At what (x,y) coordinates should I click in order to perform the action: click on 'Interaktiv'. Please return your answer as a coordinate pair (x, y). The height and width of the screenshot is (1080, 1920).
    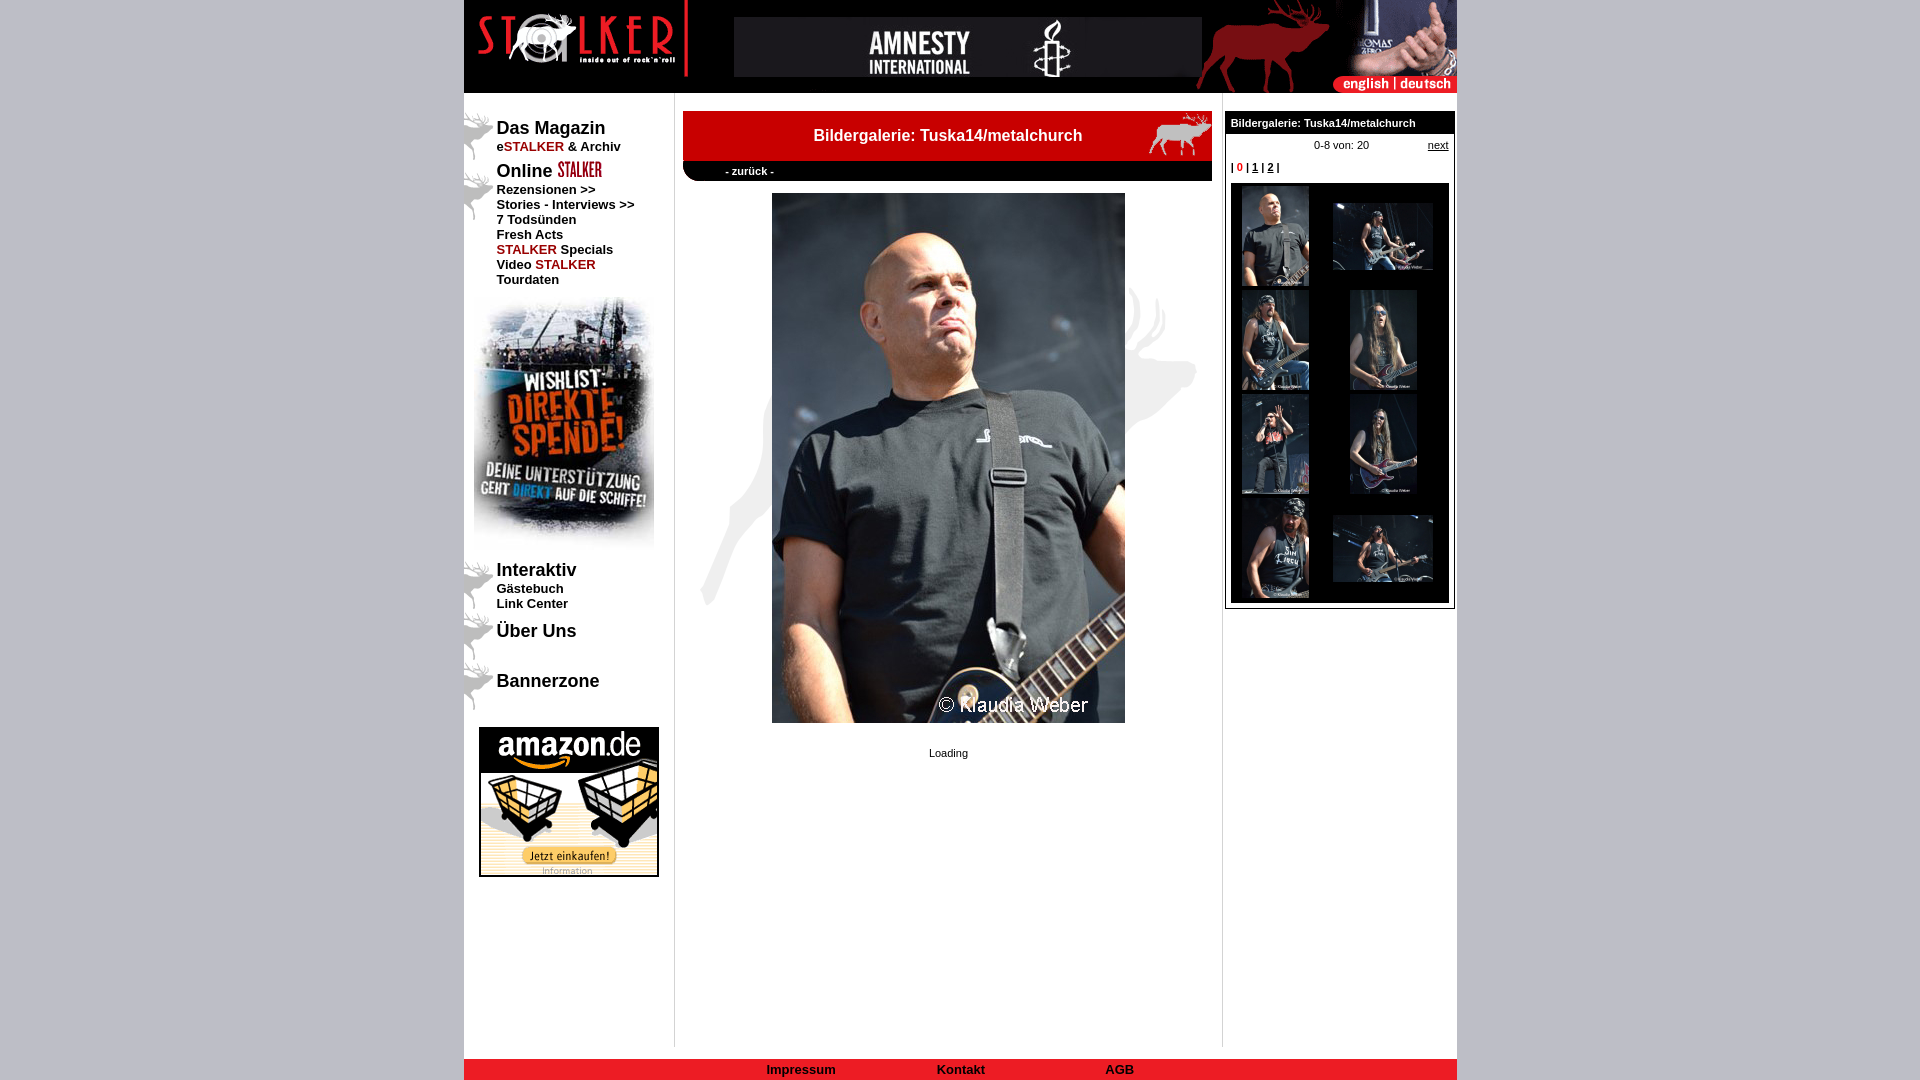
    Looking at the image, I should click on (536, 570).